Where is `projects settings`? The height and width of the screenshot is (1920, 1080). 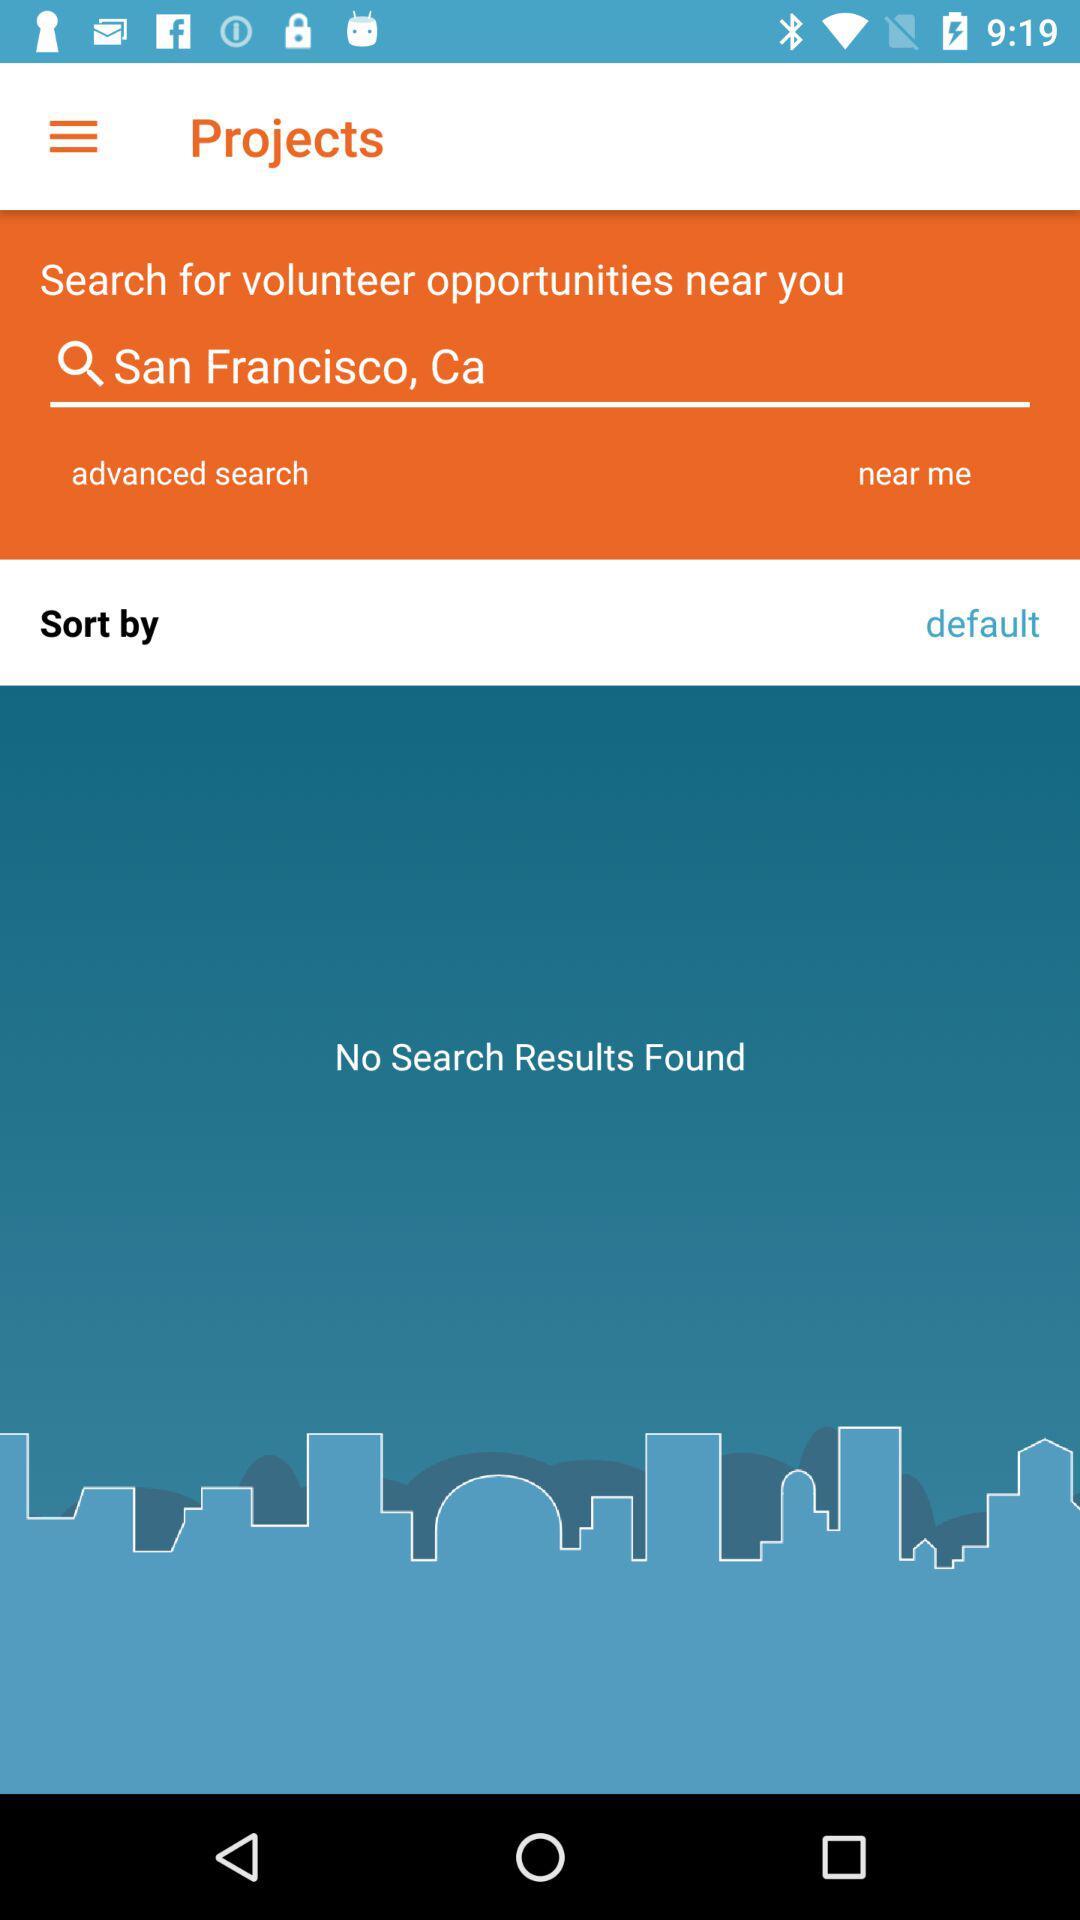 projects settings is located at coordinates (72, 135).